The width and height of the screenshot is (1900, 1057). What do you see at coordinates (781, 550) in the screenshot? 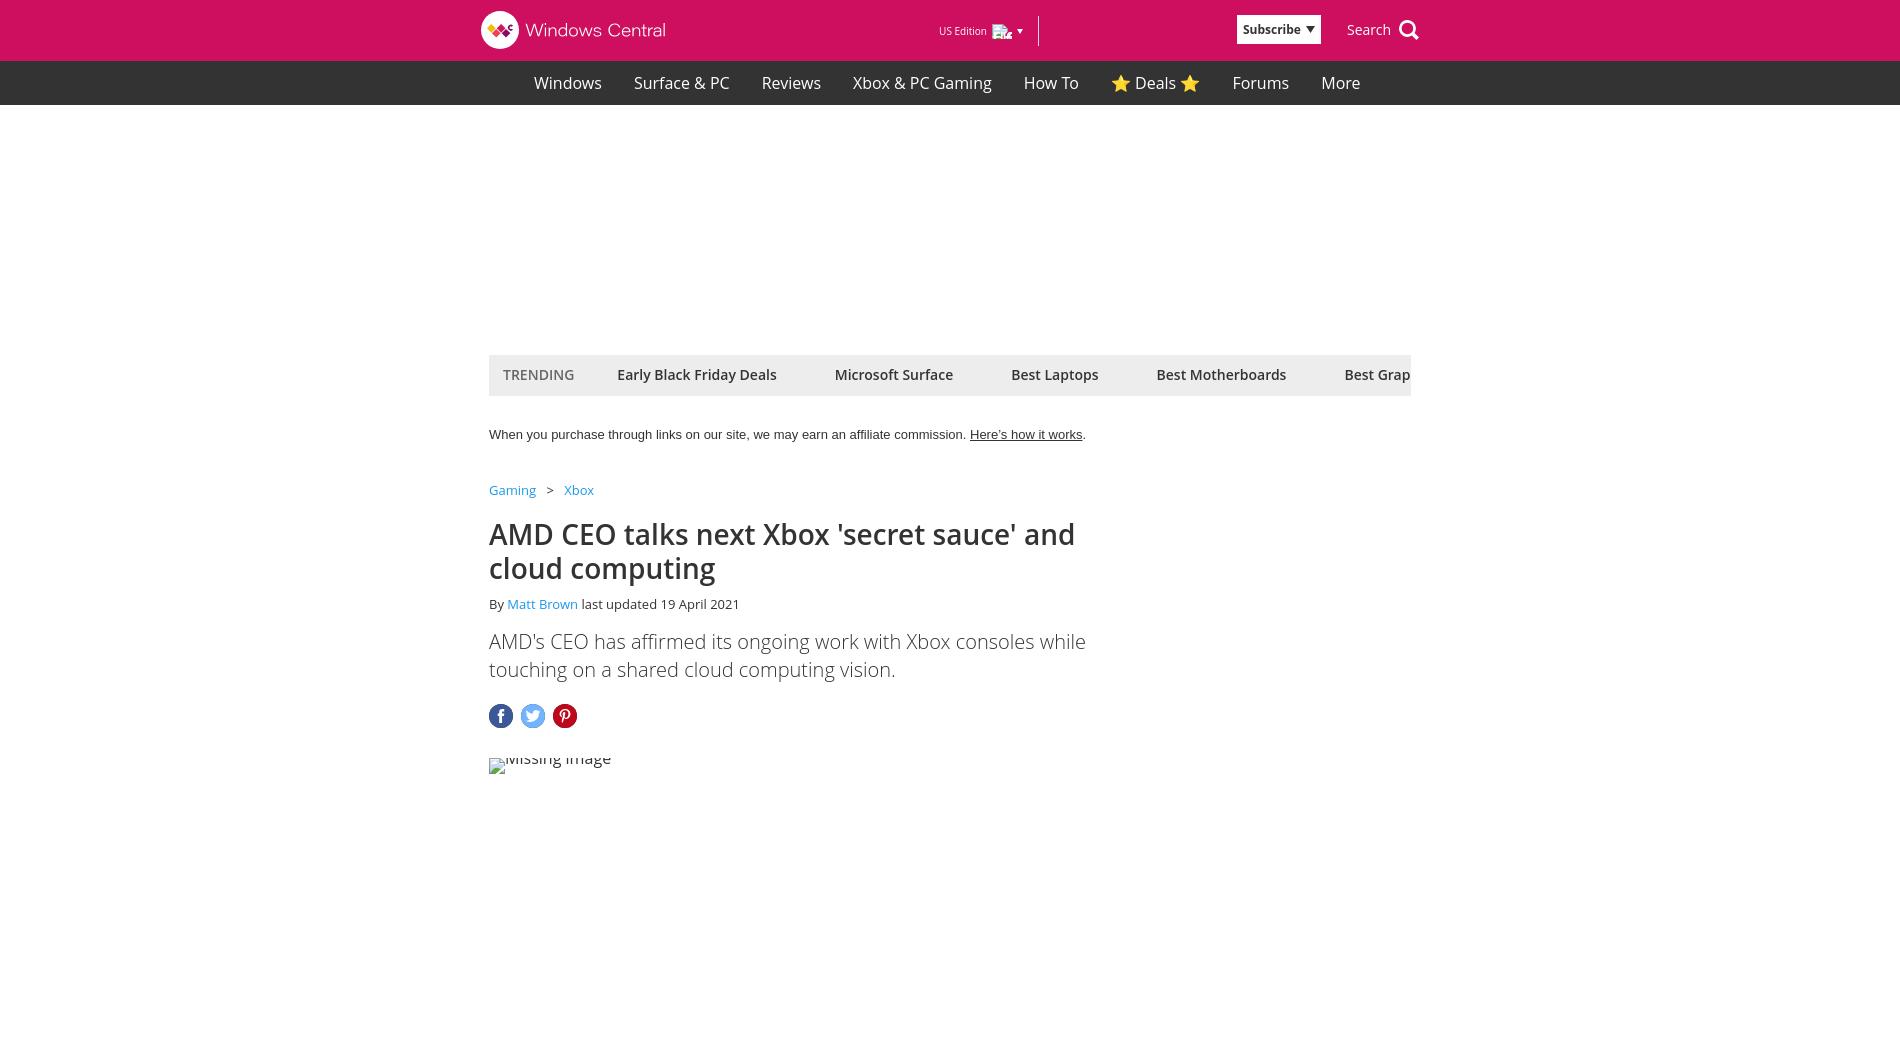
I see `'AMD CEO talks next Xbox 'secret sauce' and cloud computing'` at bounding box center [781, 550].